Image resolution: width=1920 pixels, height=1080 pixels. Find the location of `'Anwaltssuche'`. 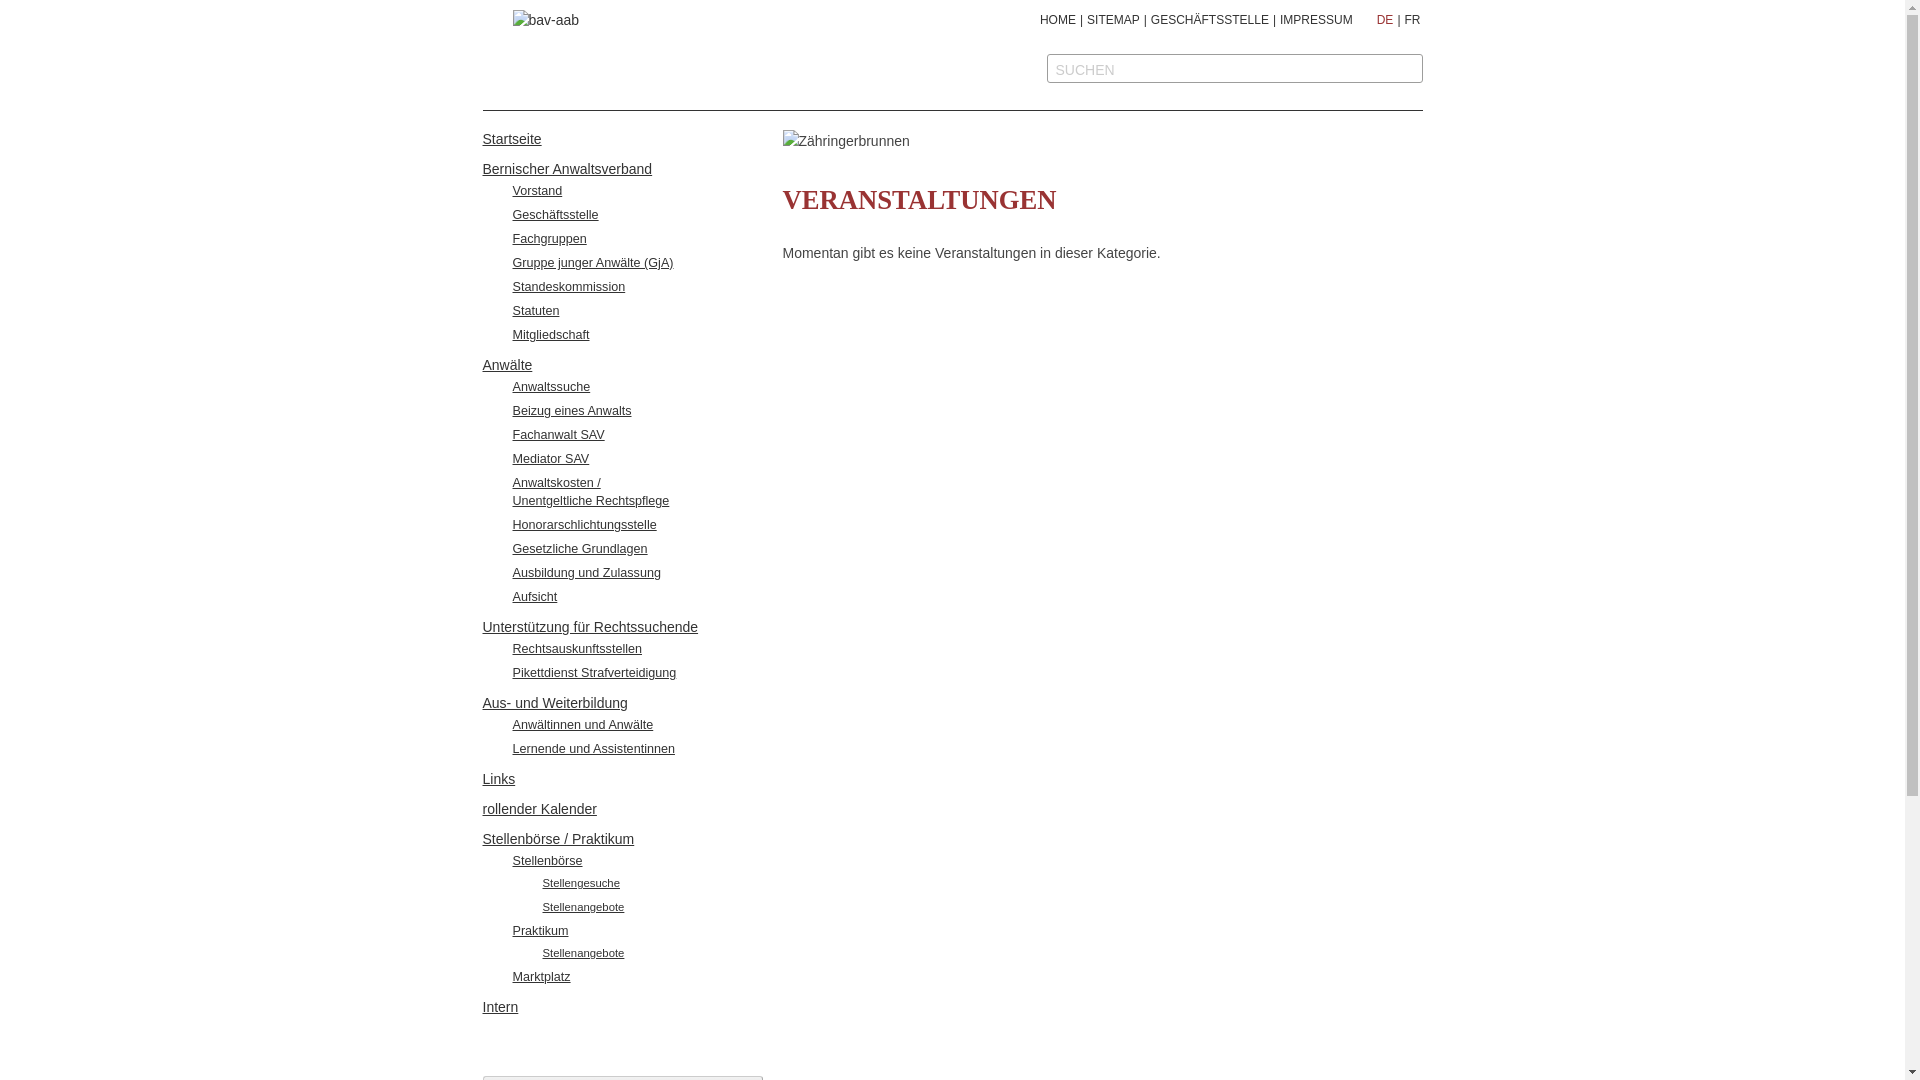

'Anwaltssuche' is located at coordinates (551, 386).